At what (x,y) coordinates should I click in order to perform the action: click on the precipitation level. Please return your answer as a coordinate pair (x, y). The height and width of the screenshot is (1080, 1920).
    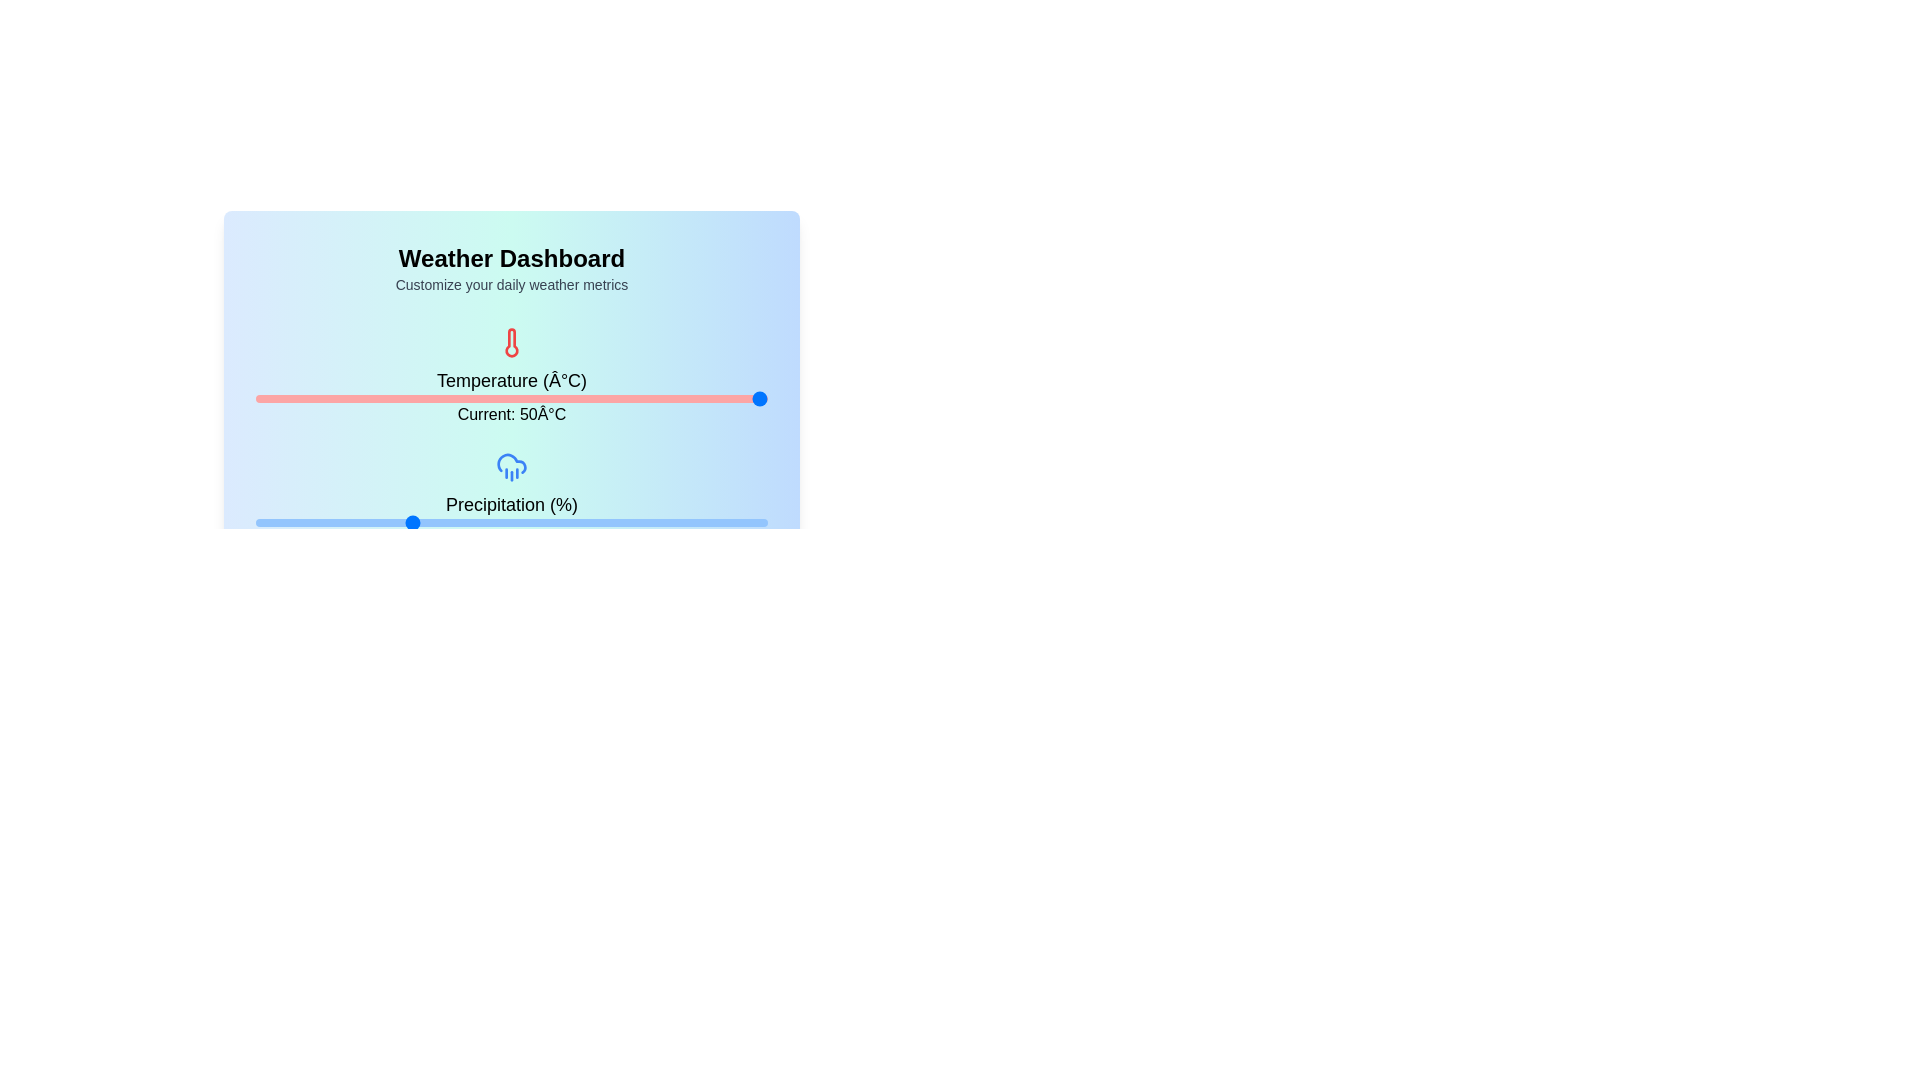
    Looking at the image, I should click on (481, 522).